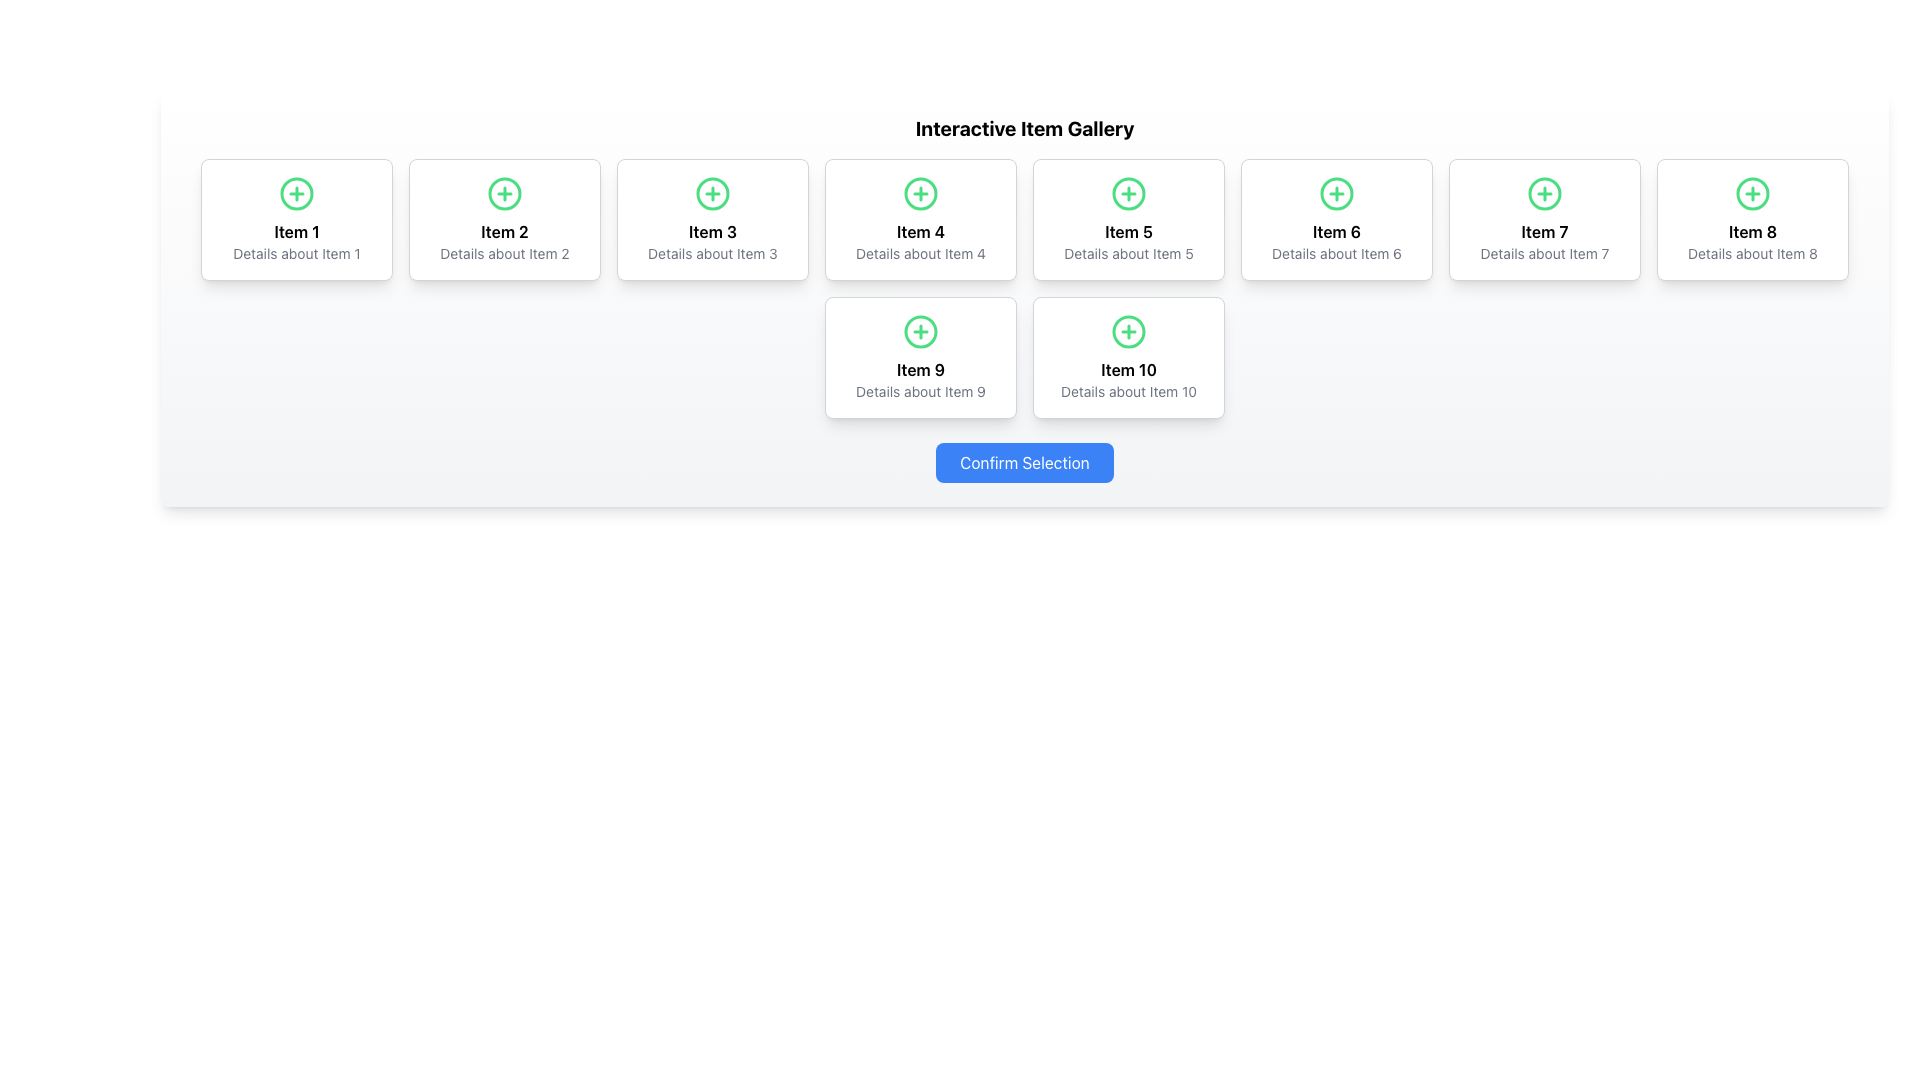 This screenshot has width=1920, height=1080. What do you see at coordinates (504, 193) in the screenshot?
I see `the button located at the top of the rectangular card labeled 'Item 2'` at bounding box center [504, 193].